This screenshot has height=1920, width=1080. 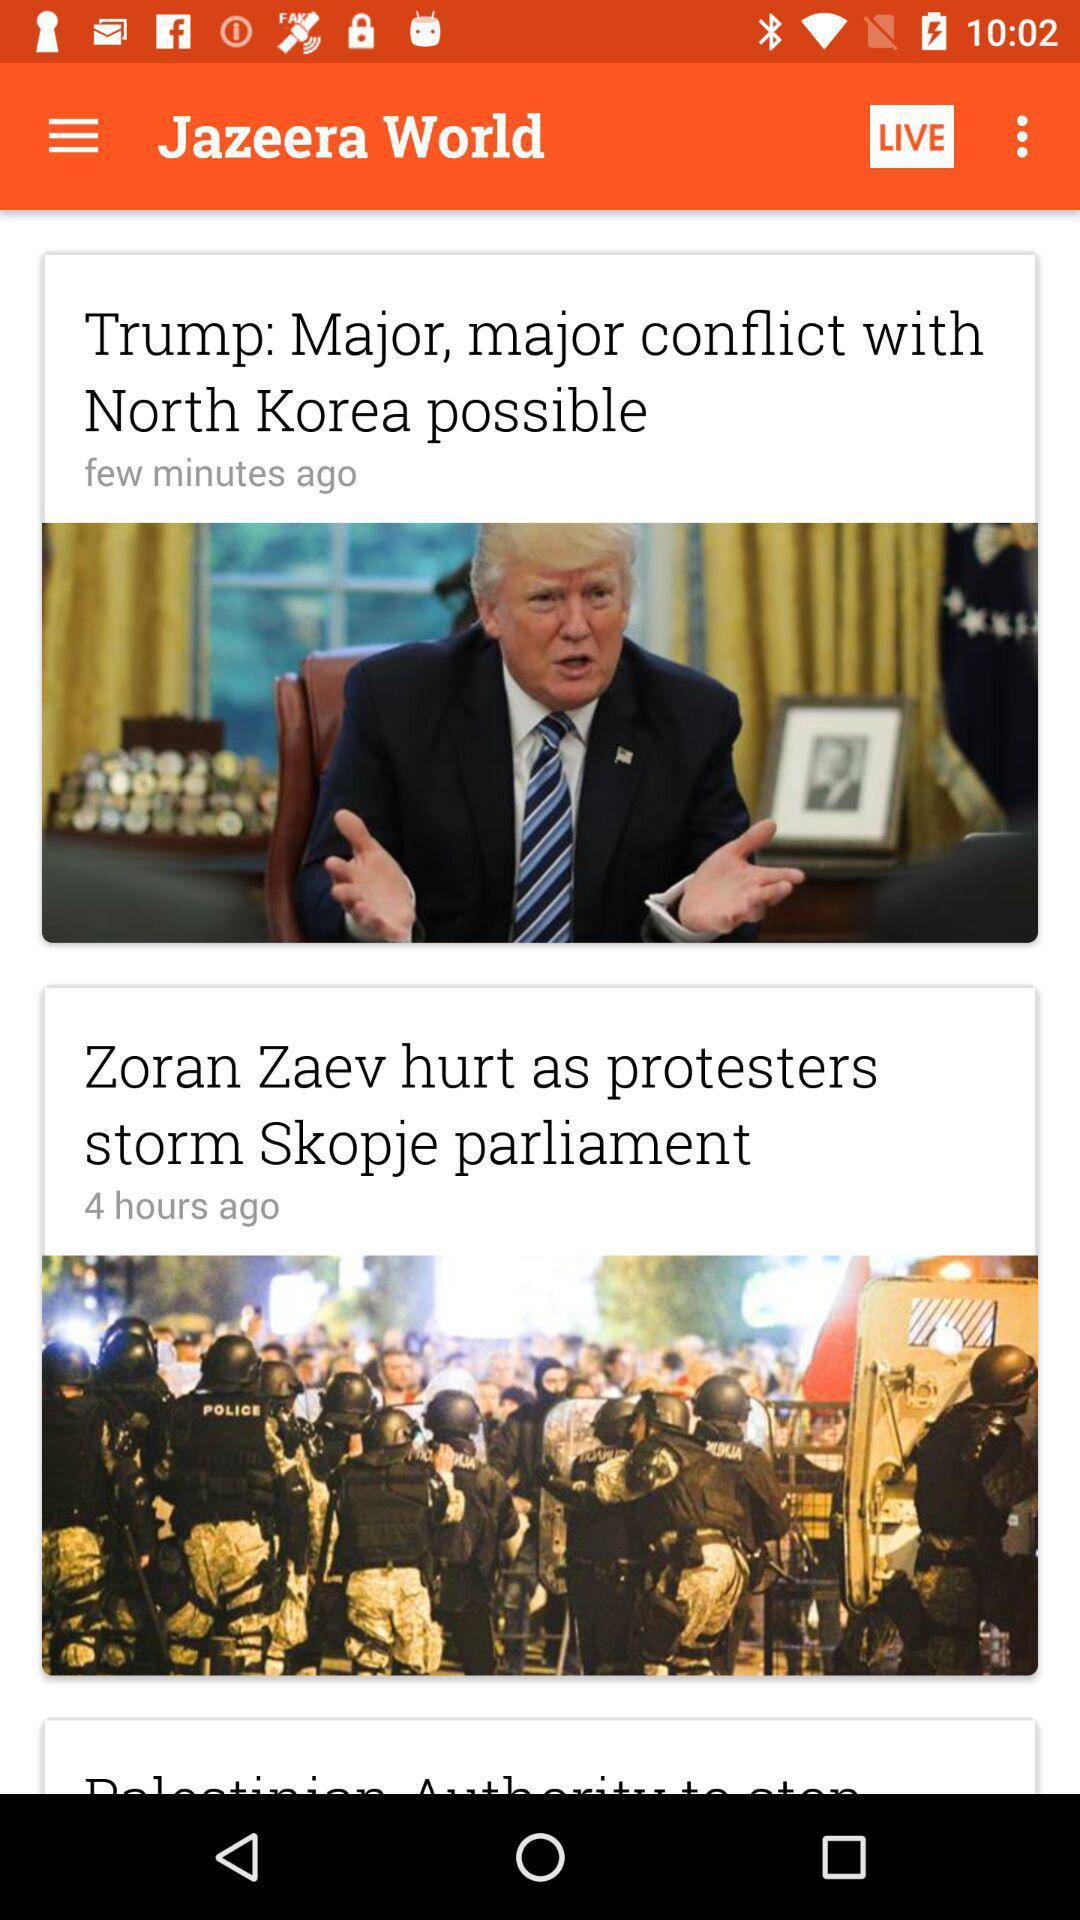 What do you see at coordinates (72, 135) in the screenshot?
I see `the icon above the trump major major item` at bounding box center [72, 135].